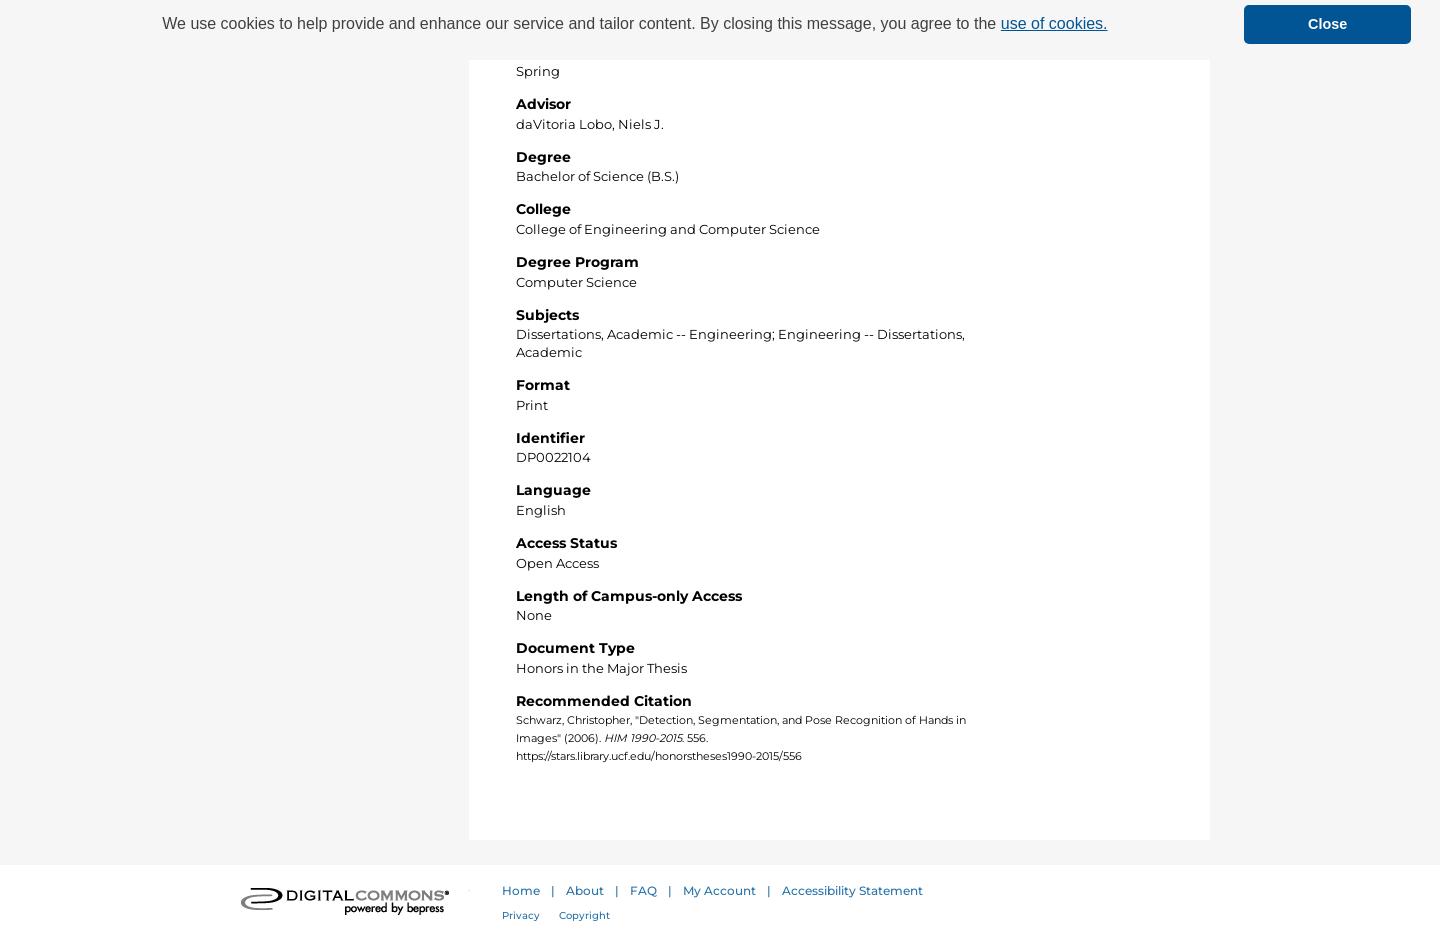 The height and width of the screenshot is (940, 1440). I want to click on 'Home', so click(500, 889).